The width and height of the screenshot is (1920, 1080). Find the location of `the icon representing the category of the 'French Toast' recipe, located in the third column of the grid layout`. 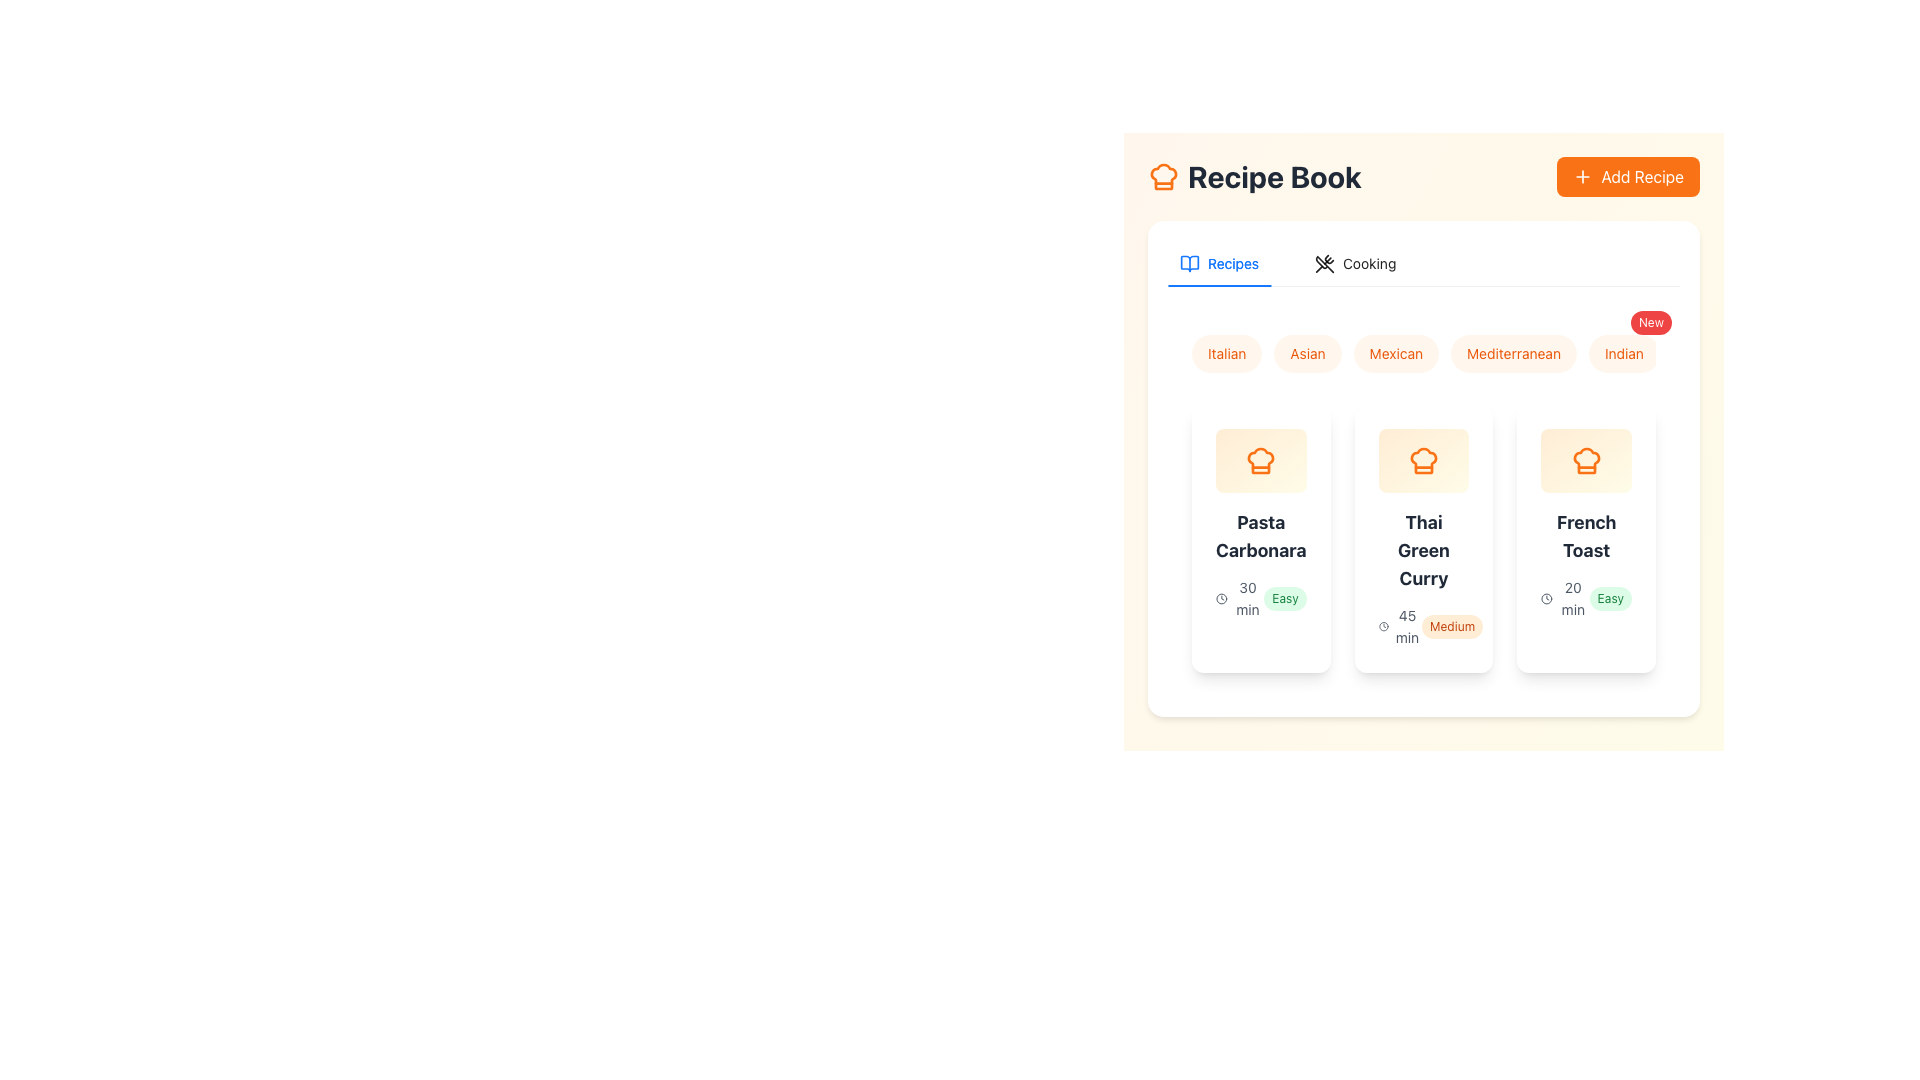

the icon representing the category of the 'French Toast' recipe, located in the third column of the grid layout is located at coordinates (1585, 461).